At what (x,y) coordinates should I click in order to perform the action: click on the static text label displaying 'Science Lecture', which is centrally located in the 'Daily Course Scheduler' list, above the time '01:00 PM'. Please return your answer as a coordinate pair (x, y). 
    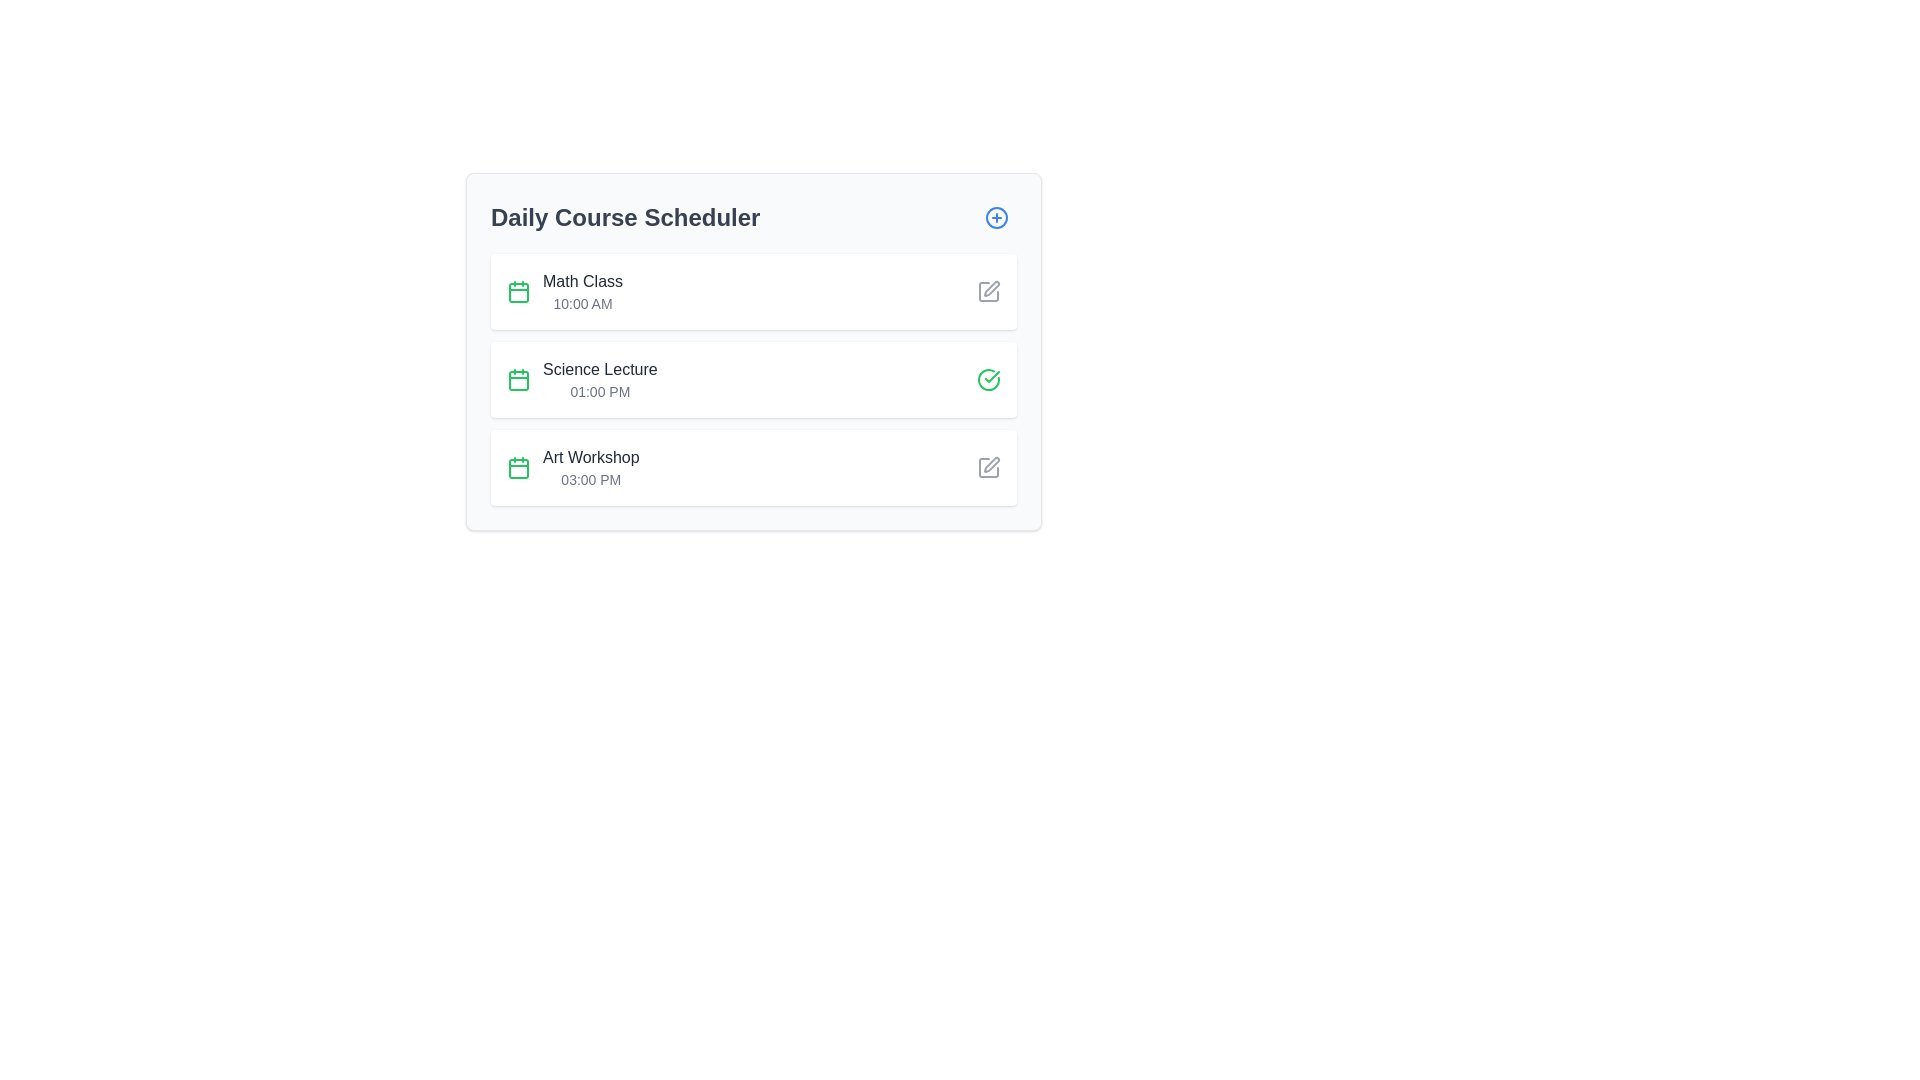
    Looking at the image, I should click on (599, 370).